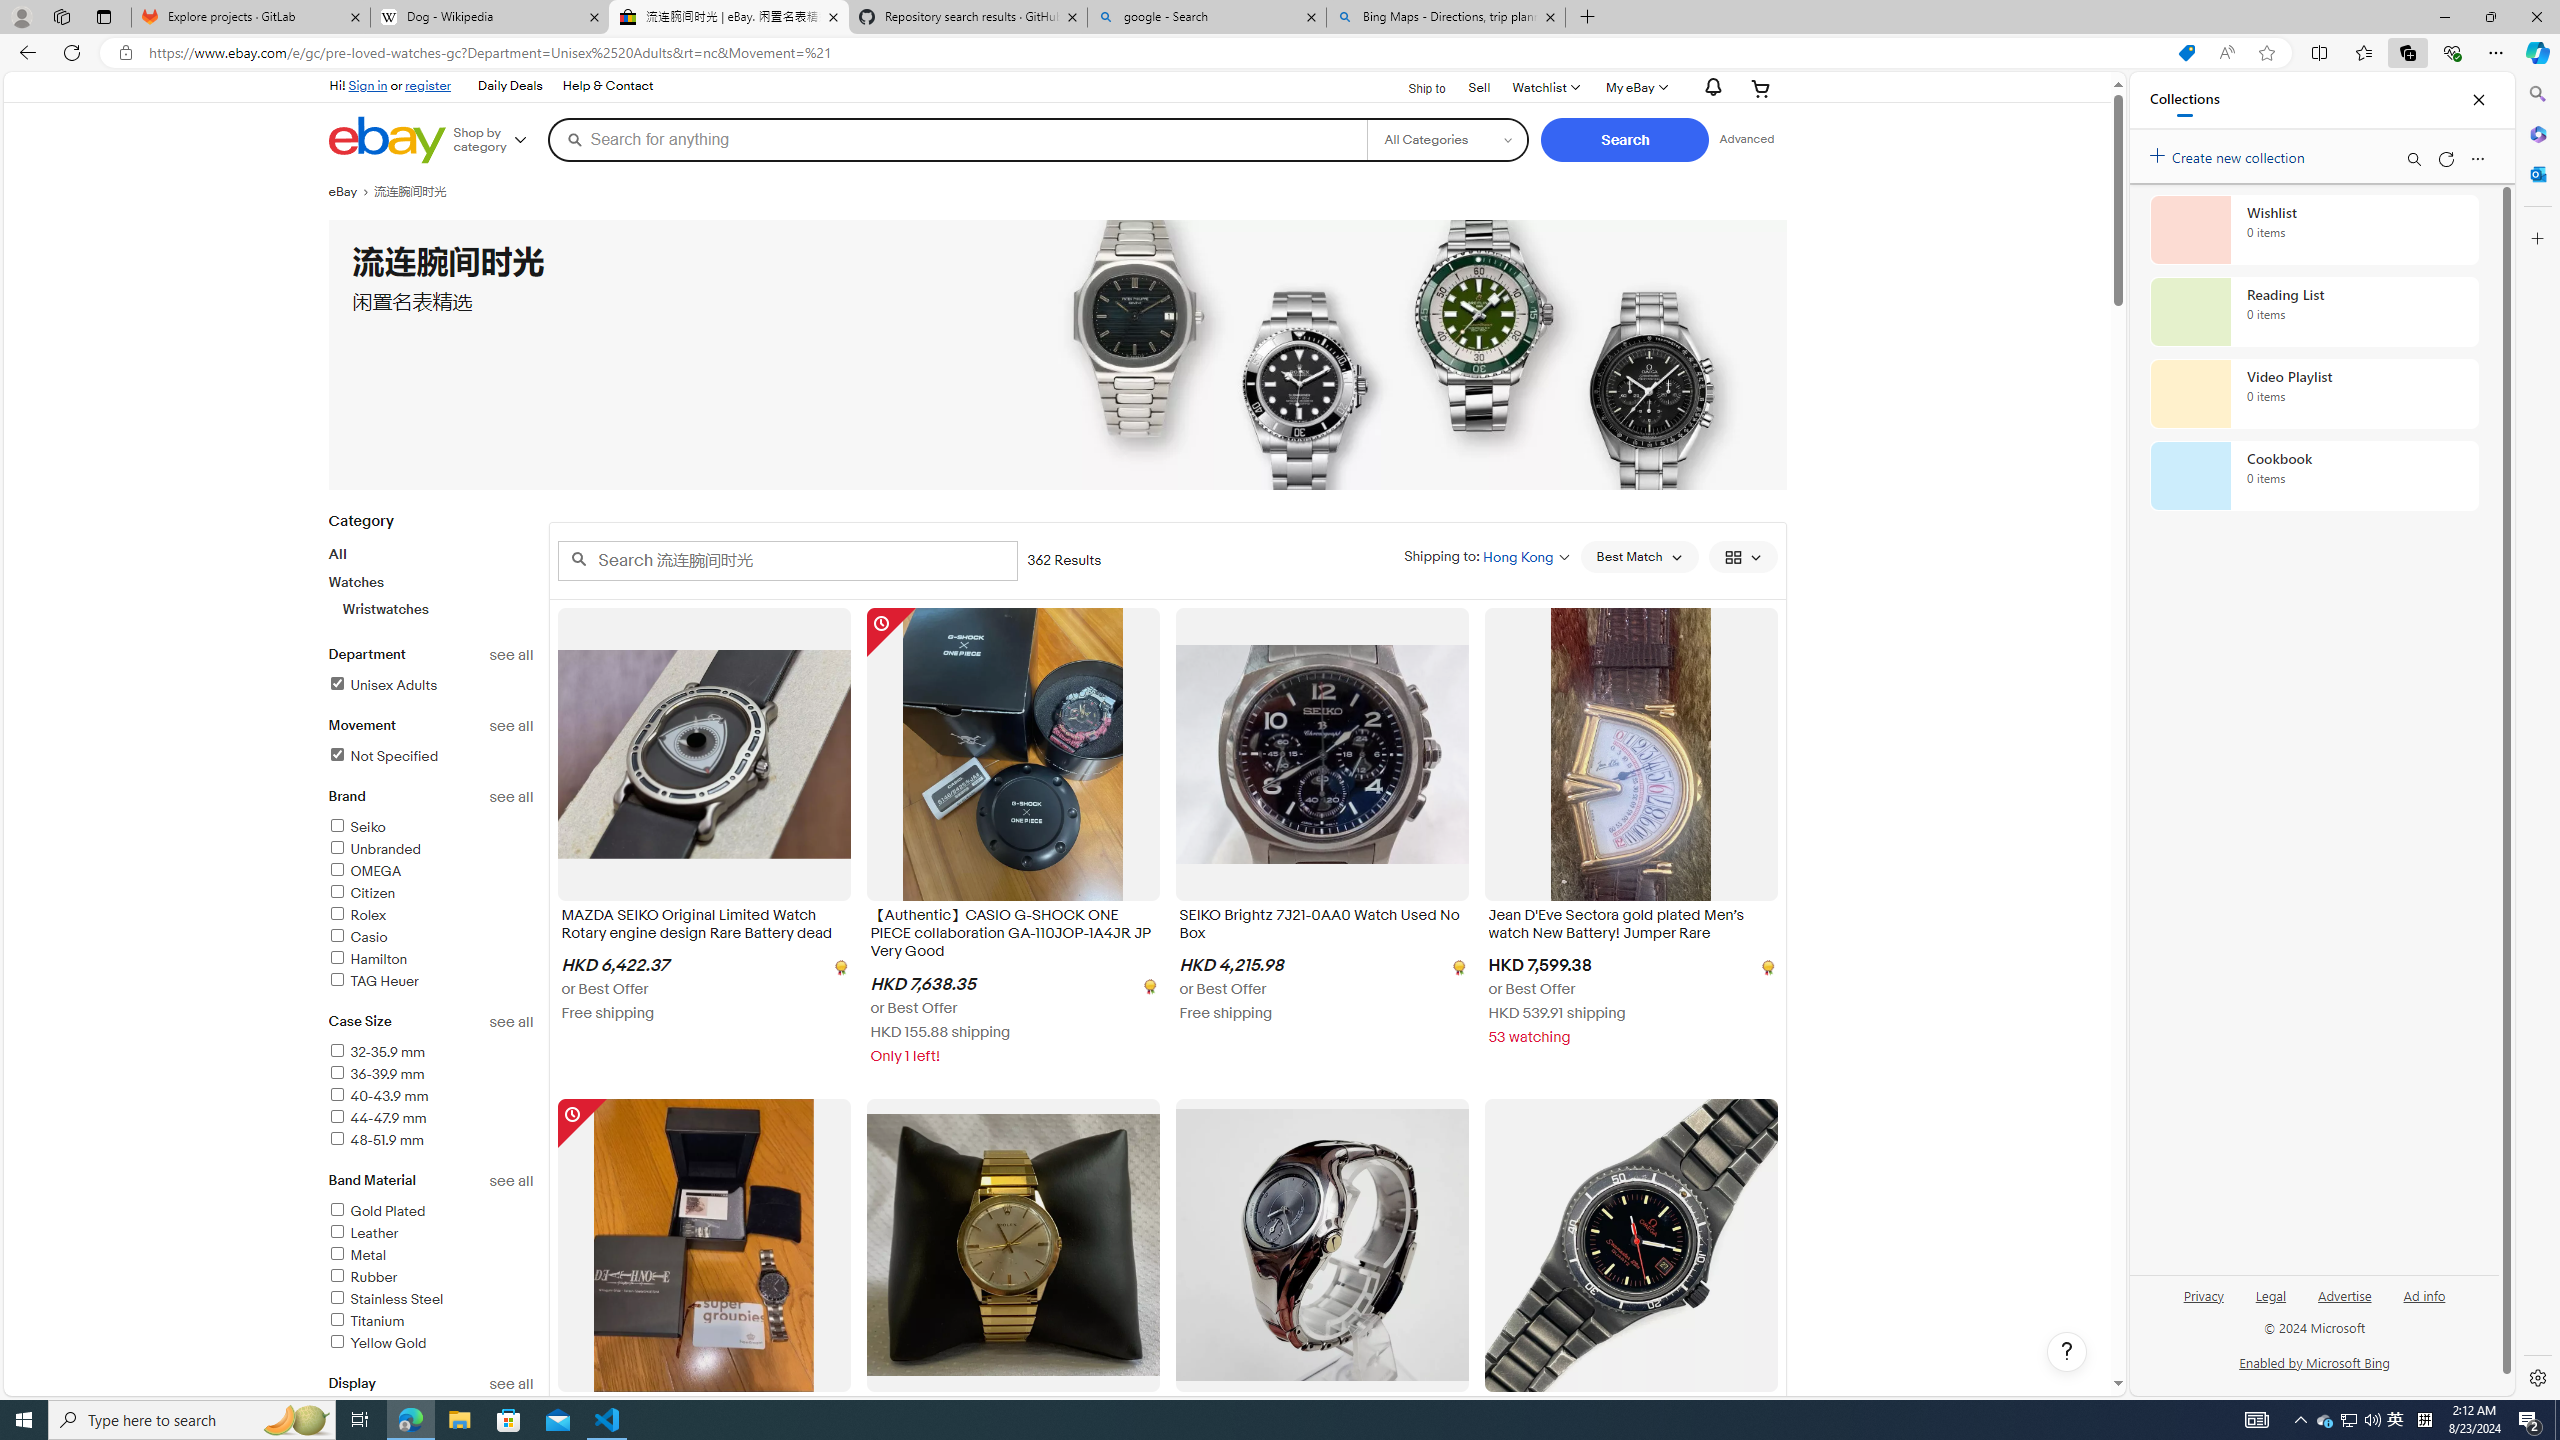  What do you see at coordinates (386, 139) in the screenshot?
I see `'eBay Home'` at bounding box center [386, 139].